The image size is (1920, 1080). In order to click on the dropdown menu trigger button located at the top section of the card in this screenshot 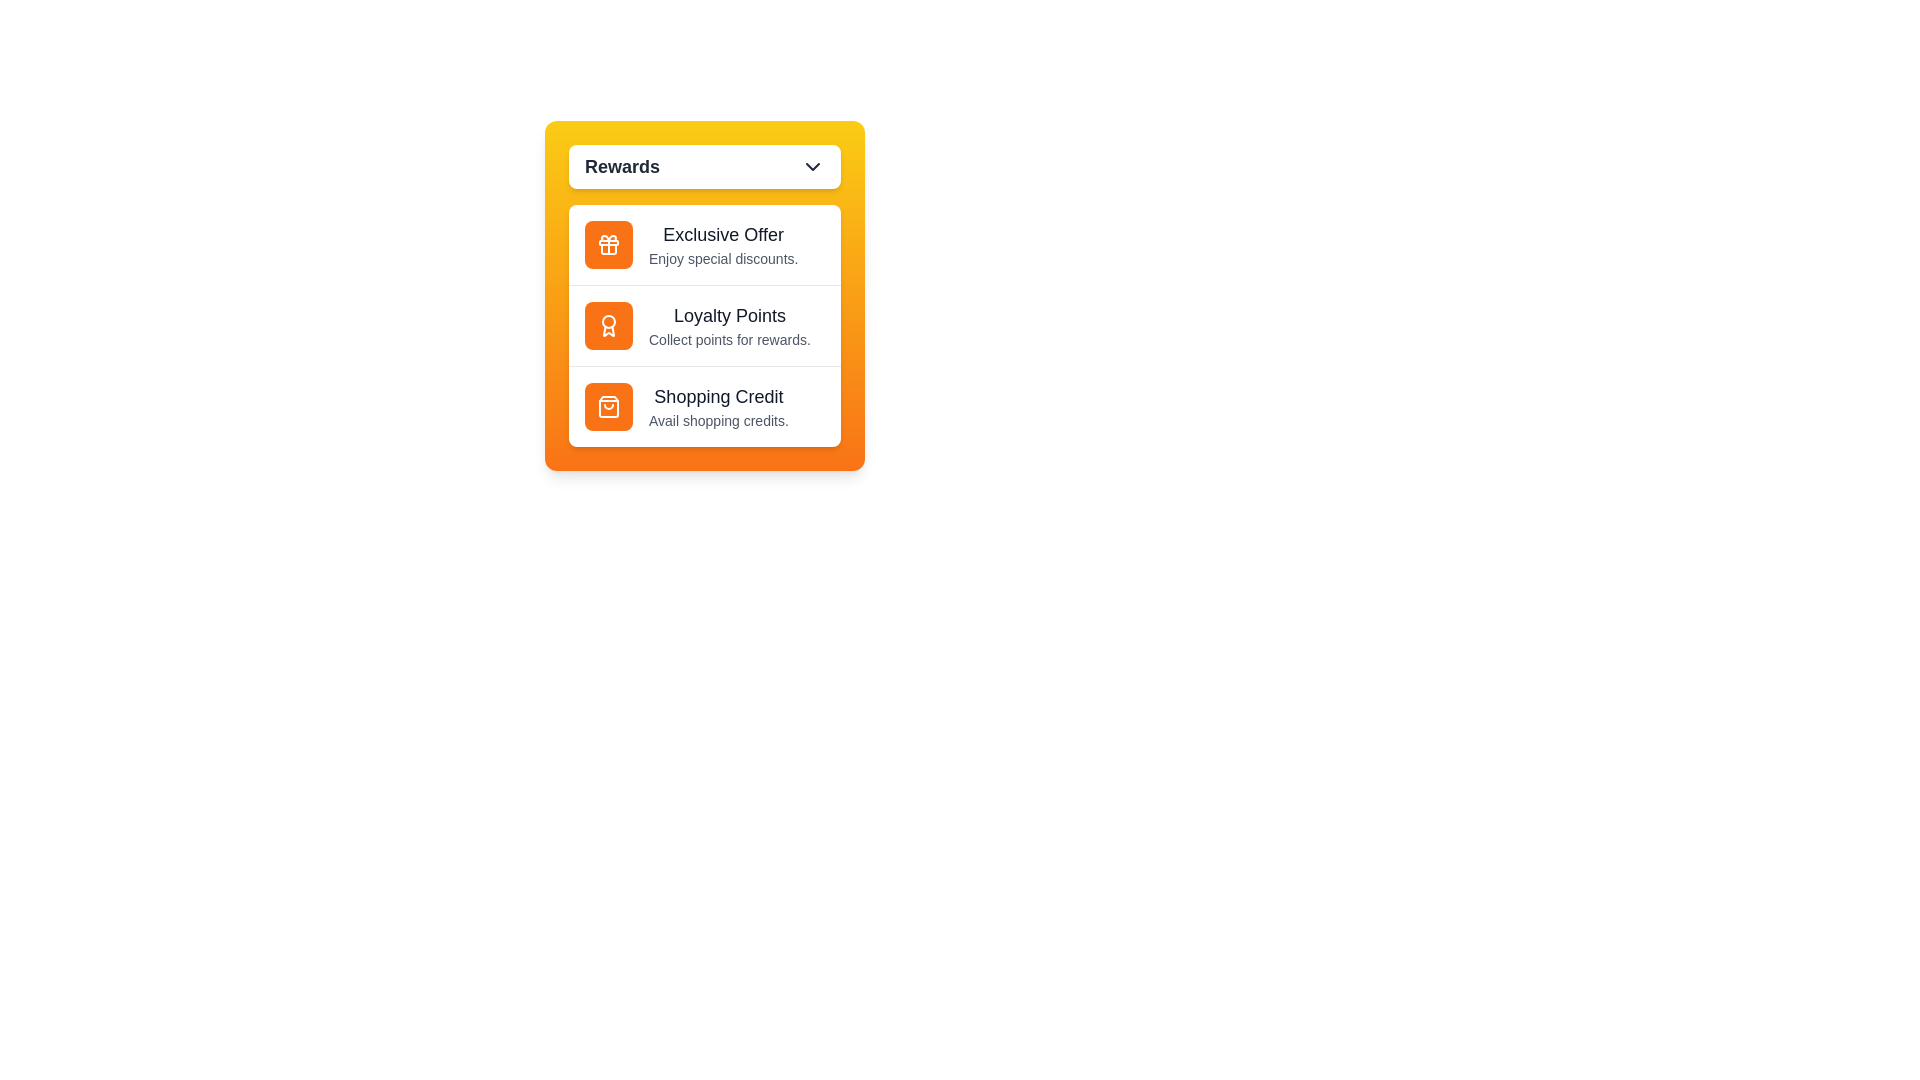, I will do `click(705, 165)`.